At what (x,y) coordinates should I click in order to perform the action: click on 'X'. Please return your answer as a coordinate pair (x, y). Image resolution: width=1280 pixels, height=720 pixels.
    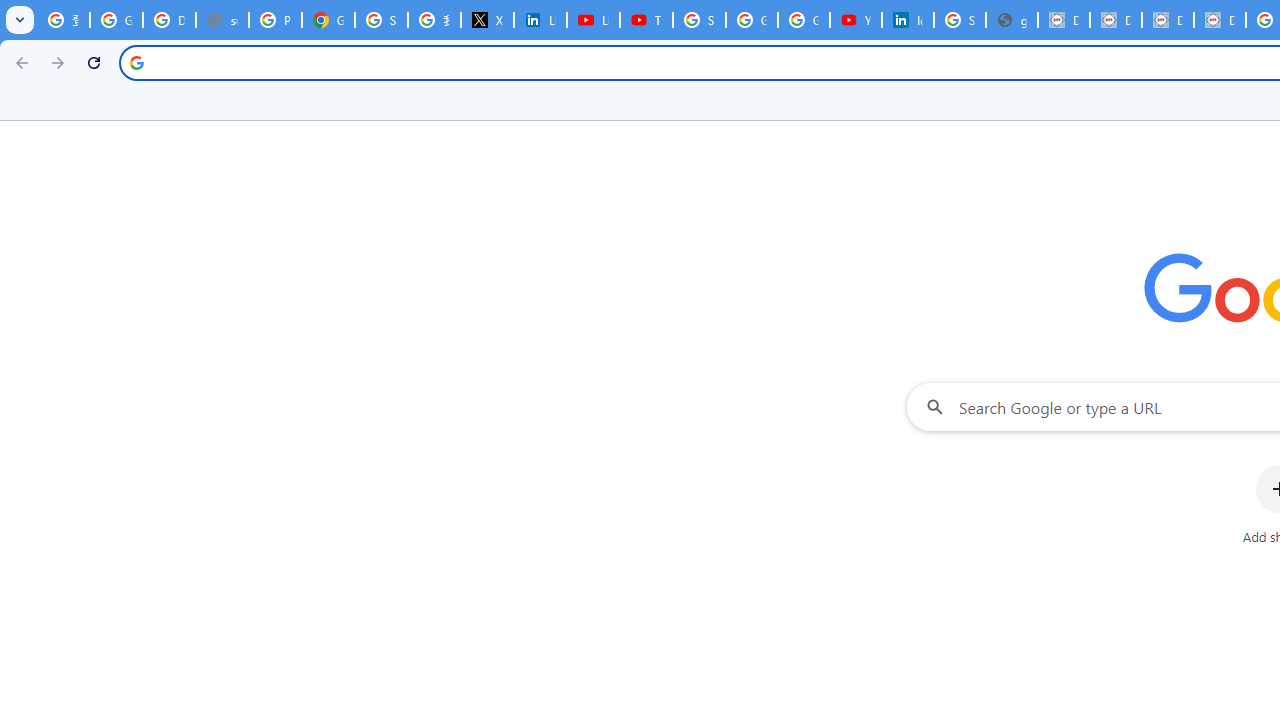
    Looking at the image, I should click on (487, 20).